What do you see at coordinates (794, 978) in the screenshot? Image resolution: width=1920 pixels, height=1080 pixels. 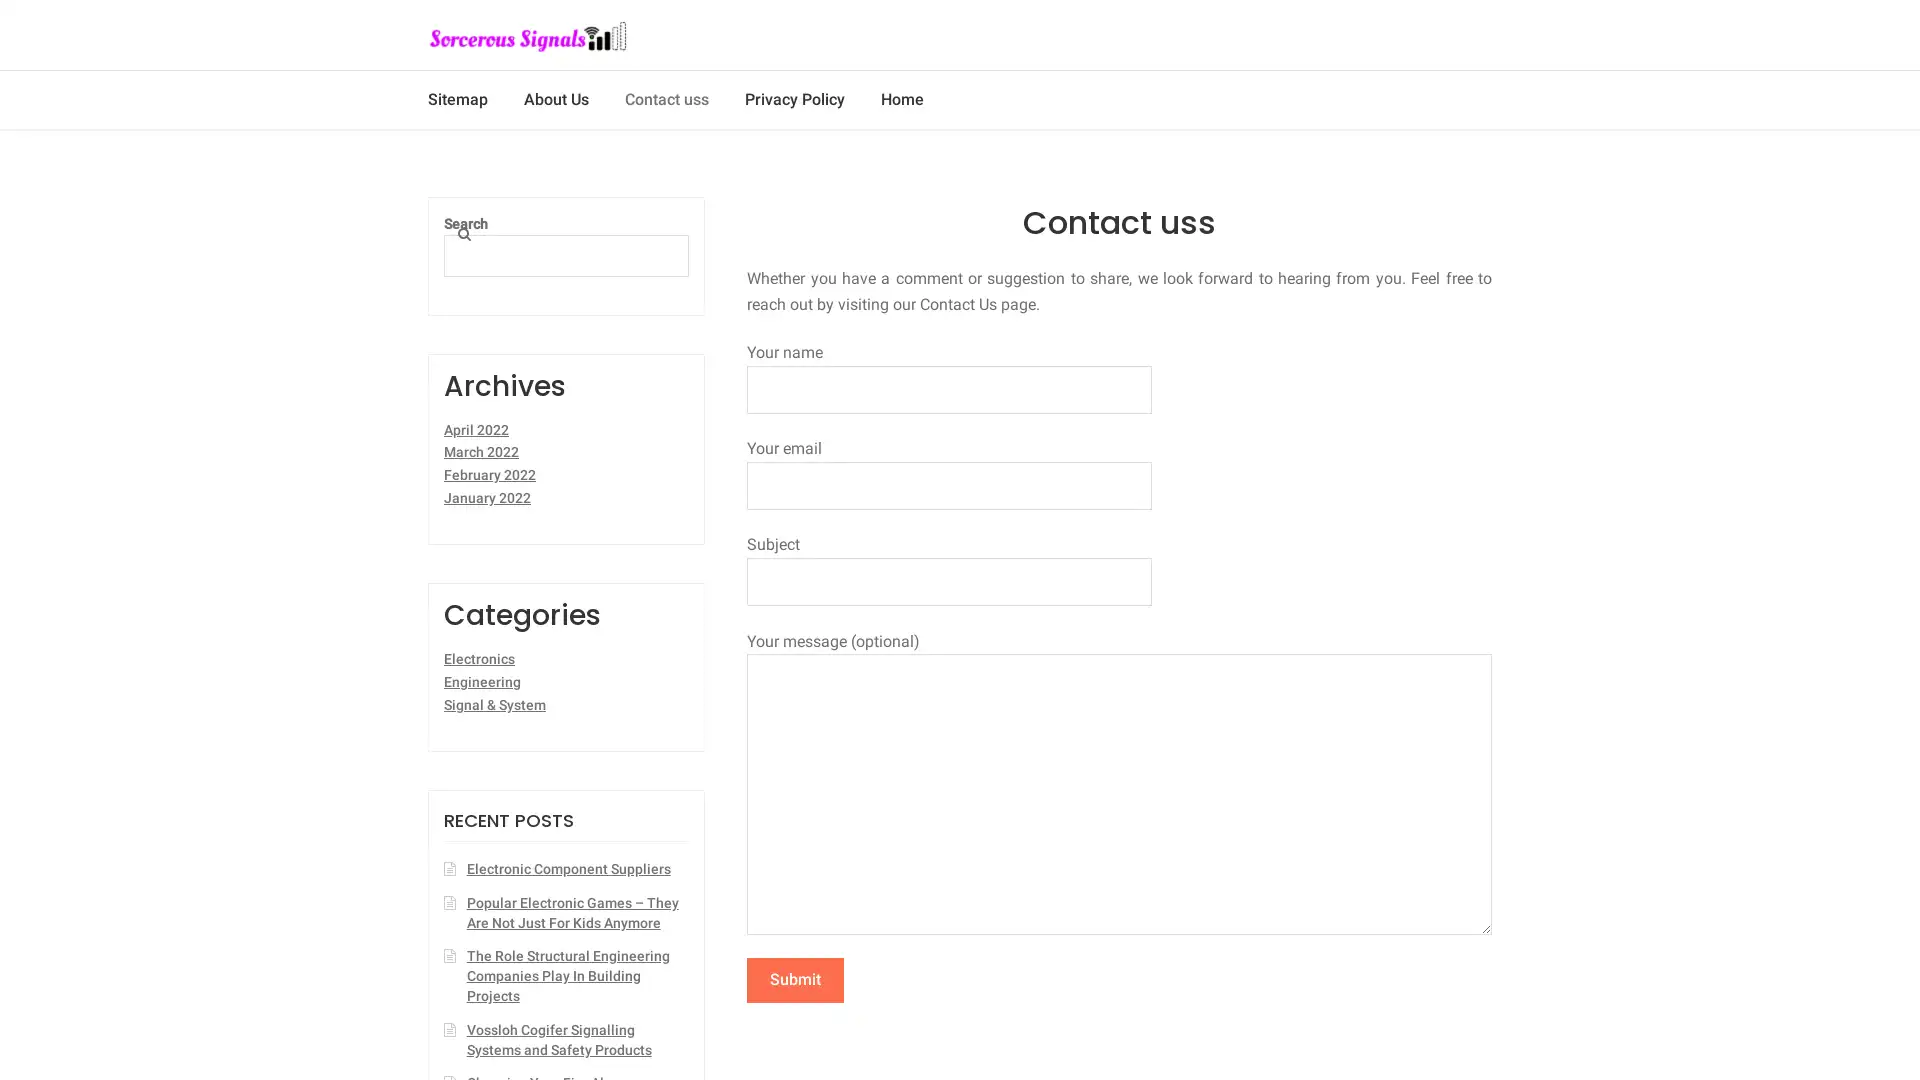 I see `Submit` at bounding box center [794, 978].